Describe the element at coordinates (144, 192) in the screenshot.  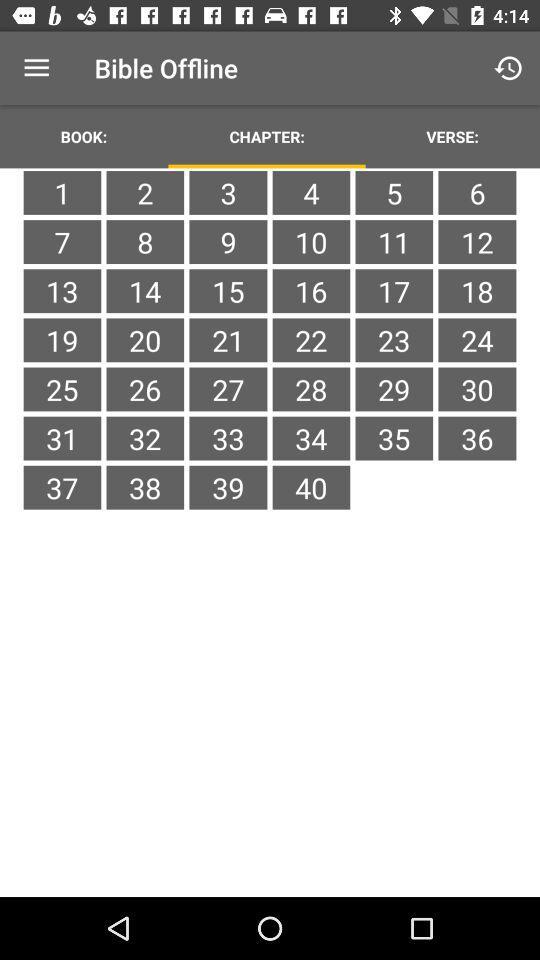
I see `icon above 7 icon` at that location.